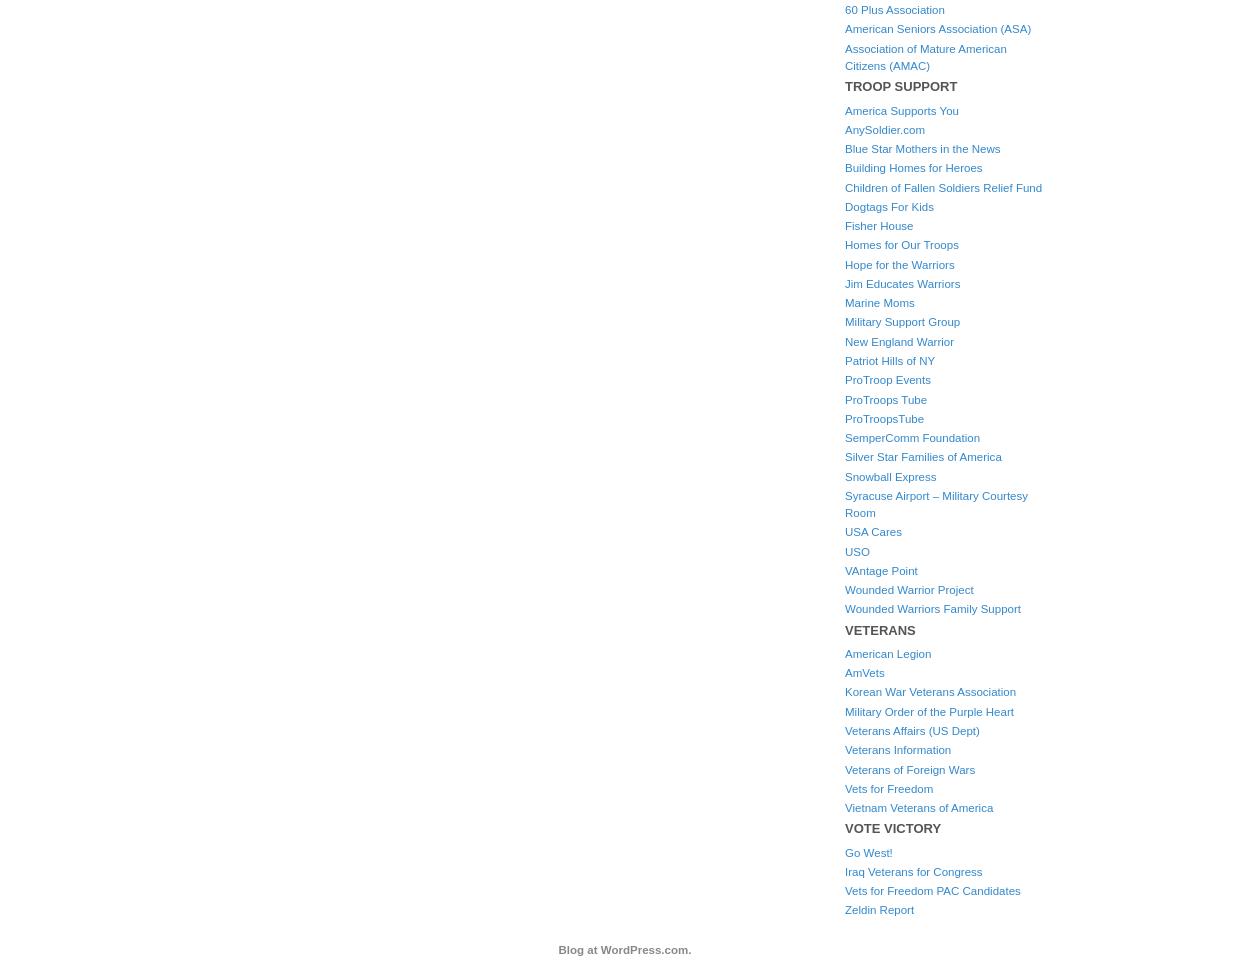 Image resolution: width=1250 pixels, height=960 pixels. I want to click on 'Korean War Veterans Association', so click(930, 691).